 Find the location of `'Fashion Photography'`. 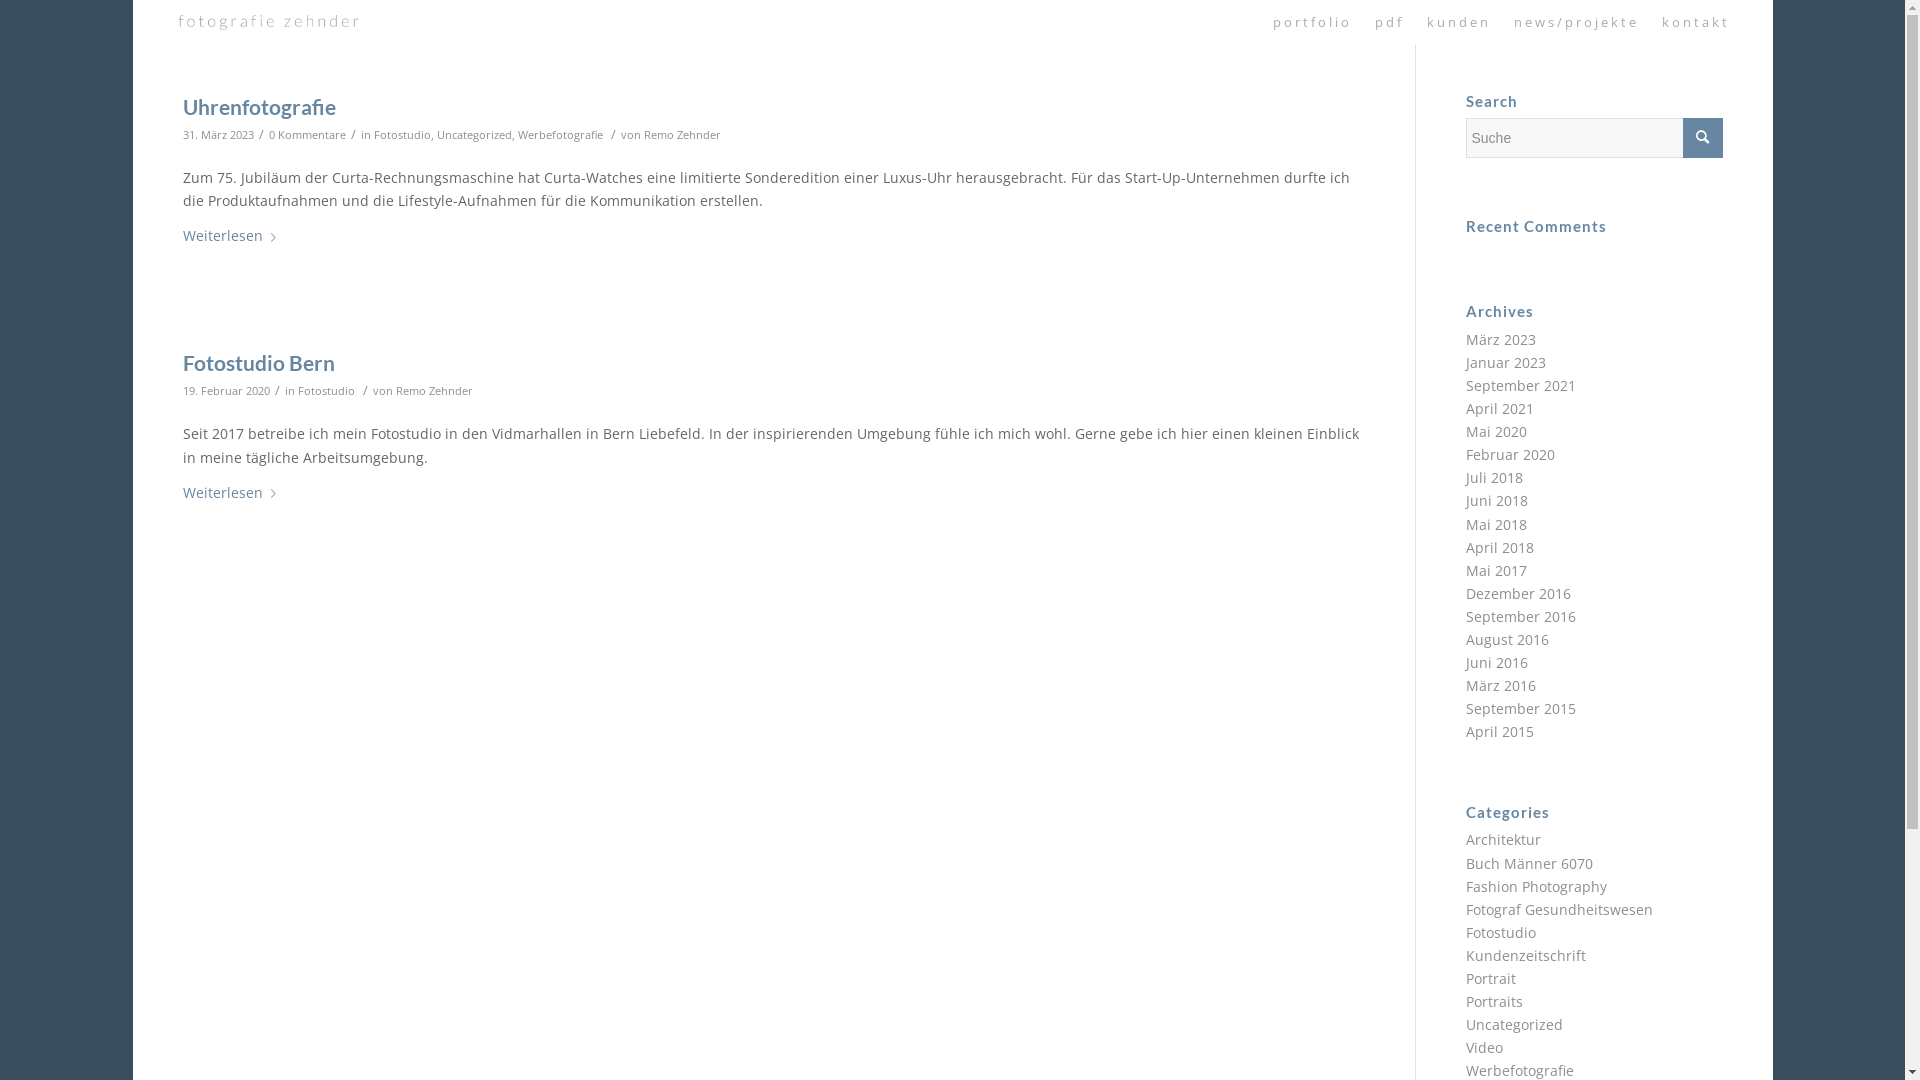

'Fashion Photography' is located at coordinates (1535, 885).